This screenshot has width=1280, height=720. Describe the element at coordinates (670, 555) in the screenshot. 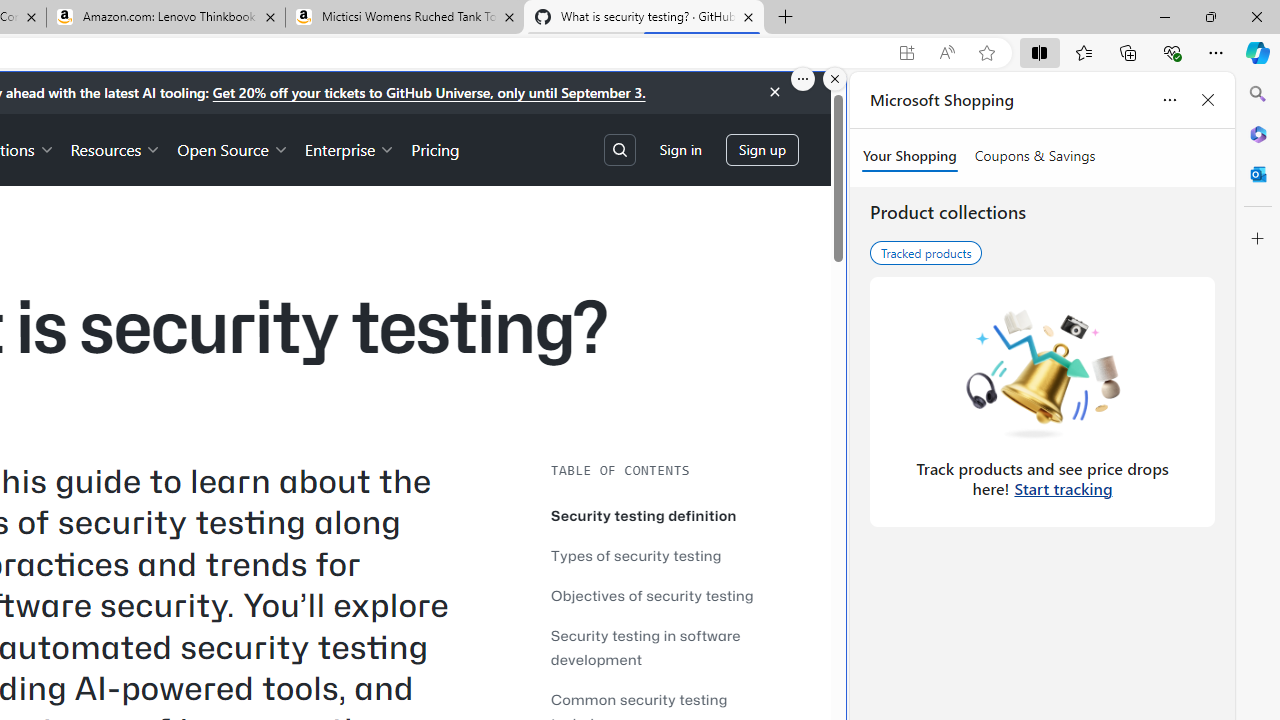

I see `'Types of security testing'` at that location.